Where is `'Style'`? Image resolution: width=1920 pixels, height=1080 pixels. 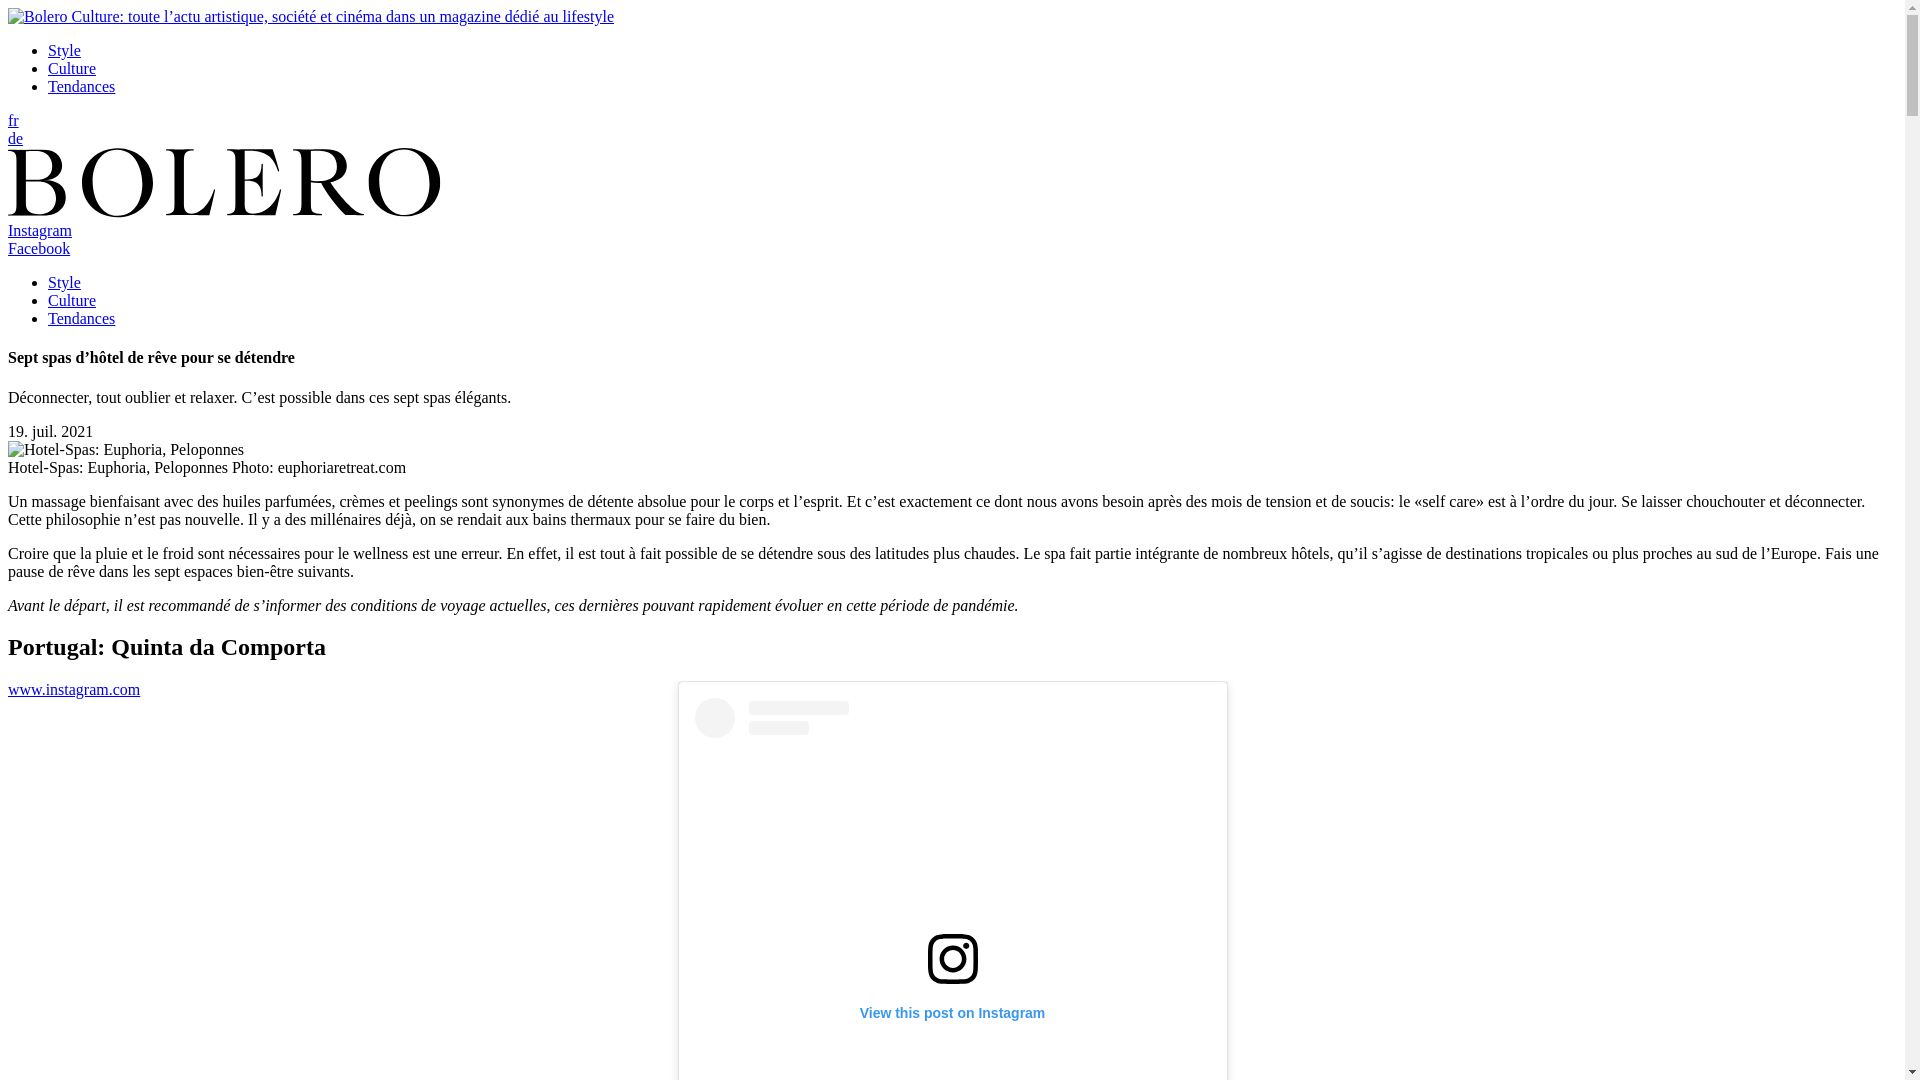
'Style' is located at coordinates (64, 282).